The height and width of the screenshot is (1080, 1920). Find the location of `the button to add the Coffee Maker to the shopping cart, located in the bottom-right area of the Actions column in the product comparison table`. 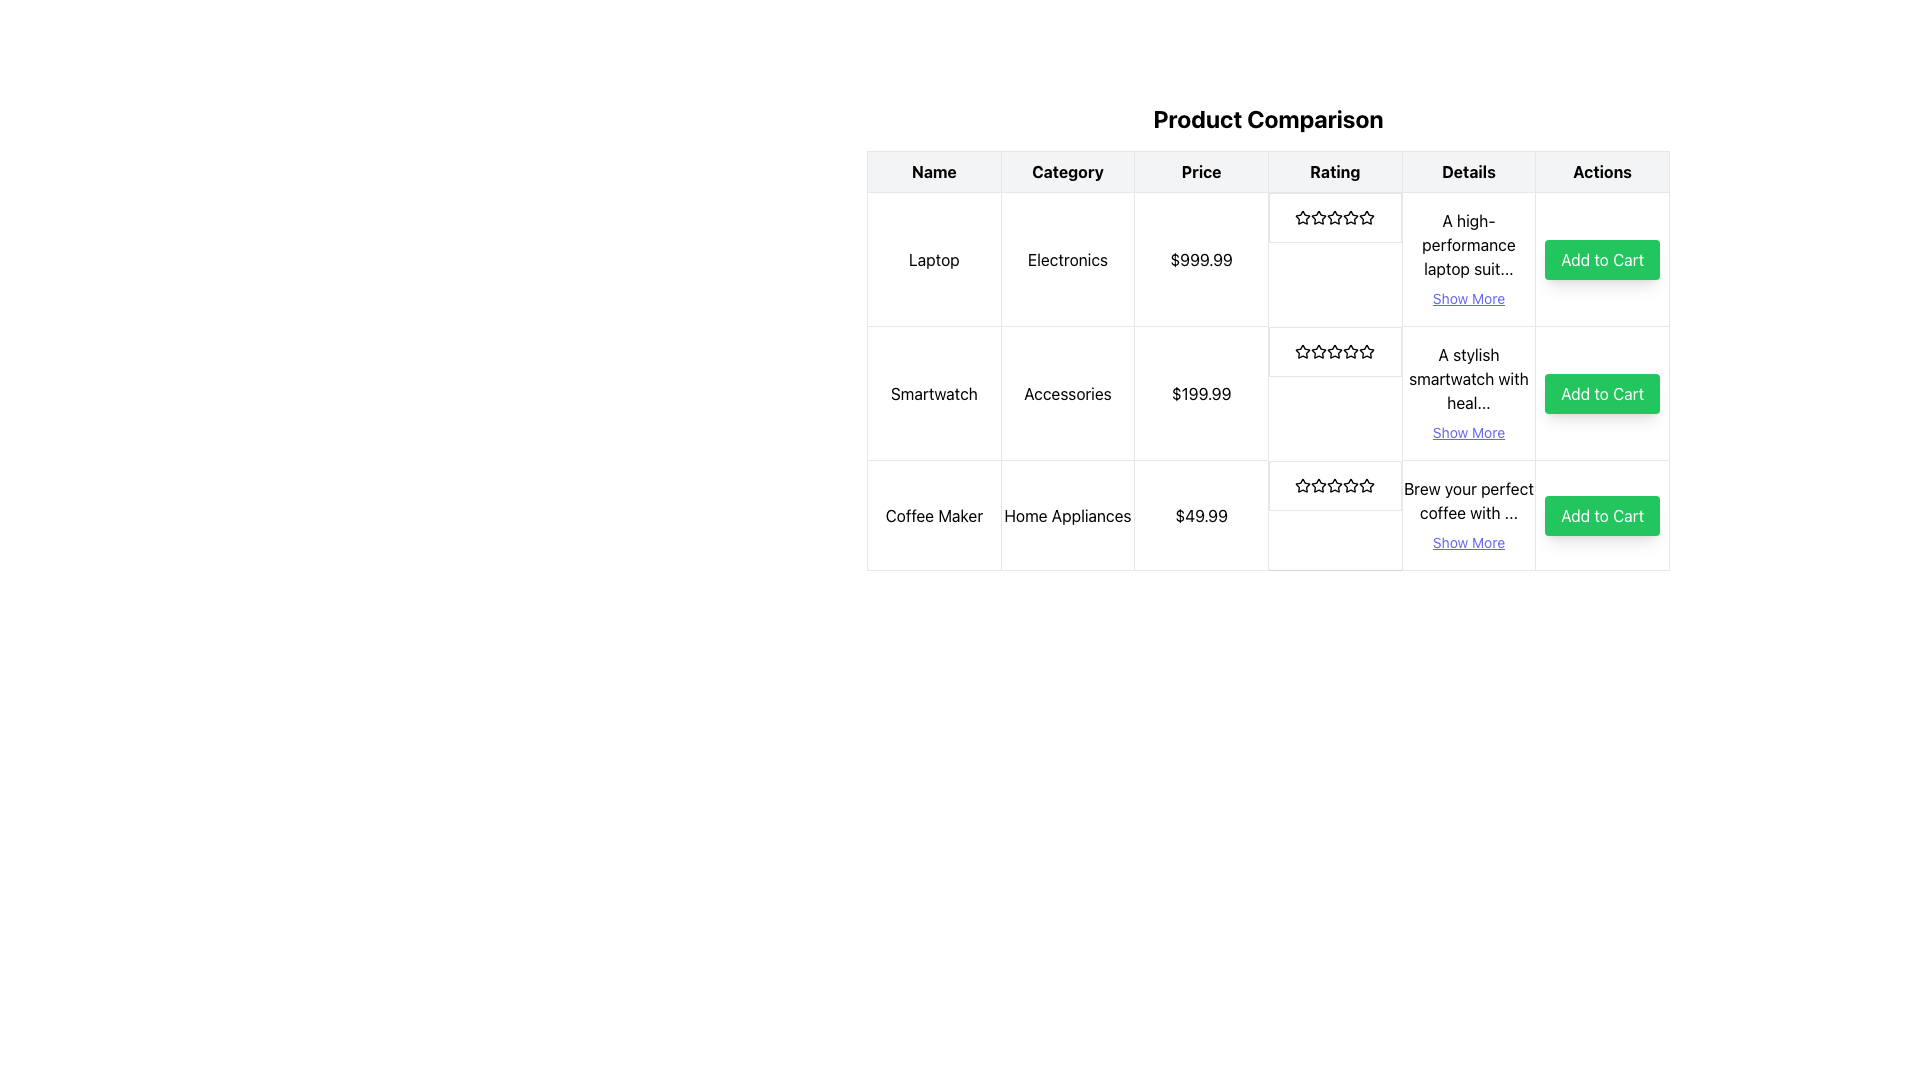

the button to add the Coffee Maker to the shopping cart, located in the bottom-right area of the Actions column in the product comparison table is located at coordinates (1602, 514).